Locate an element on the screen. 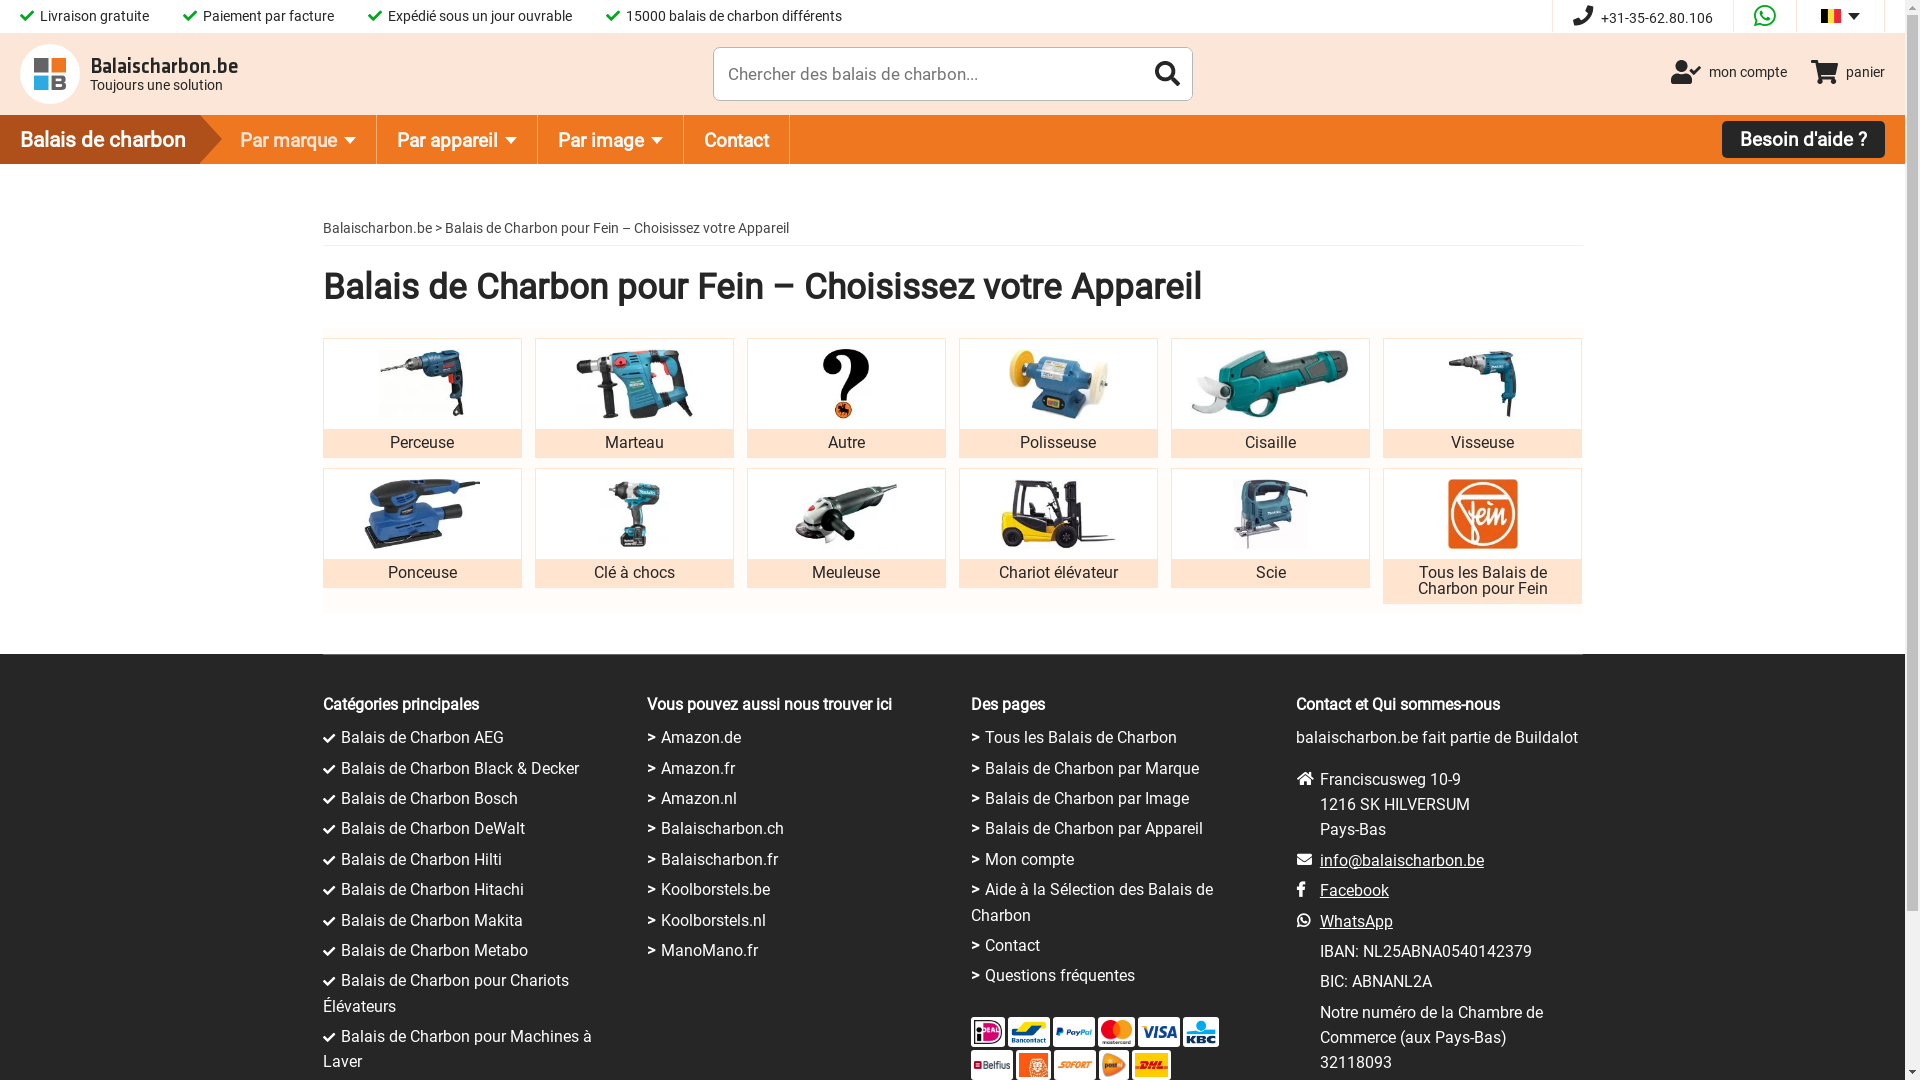 This screenshot has width=1920, height=1080. 'Tous les Balais de Charbon pour Fein' is located at coordinates (1482, 535).